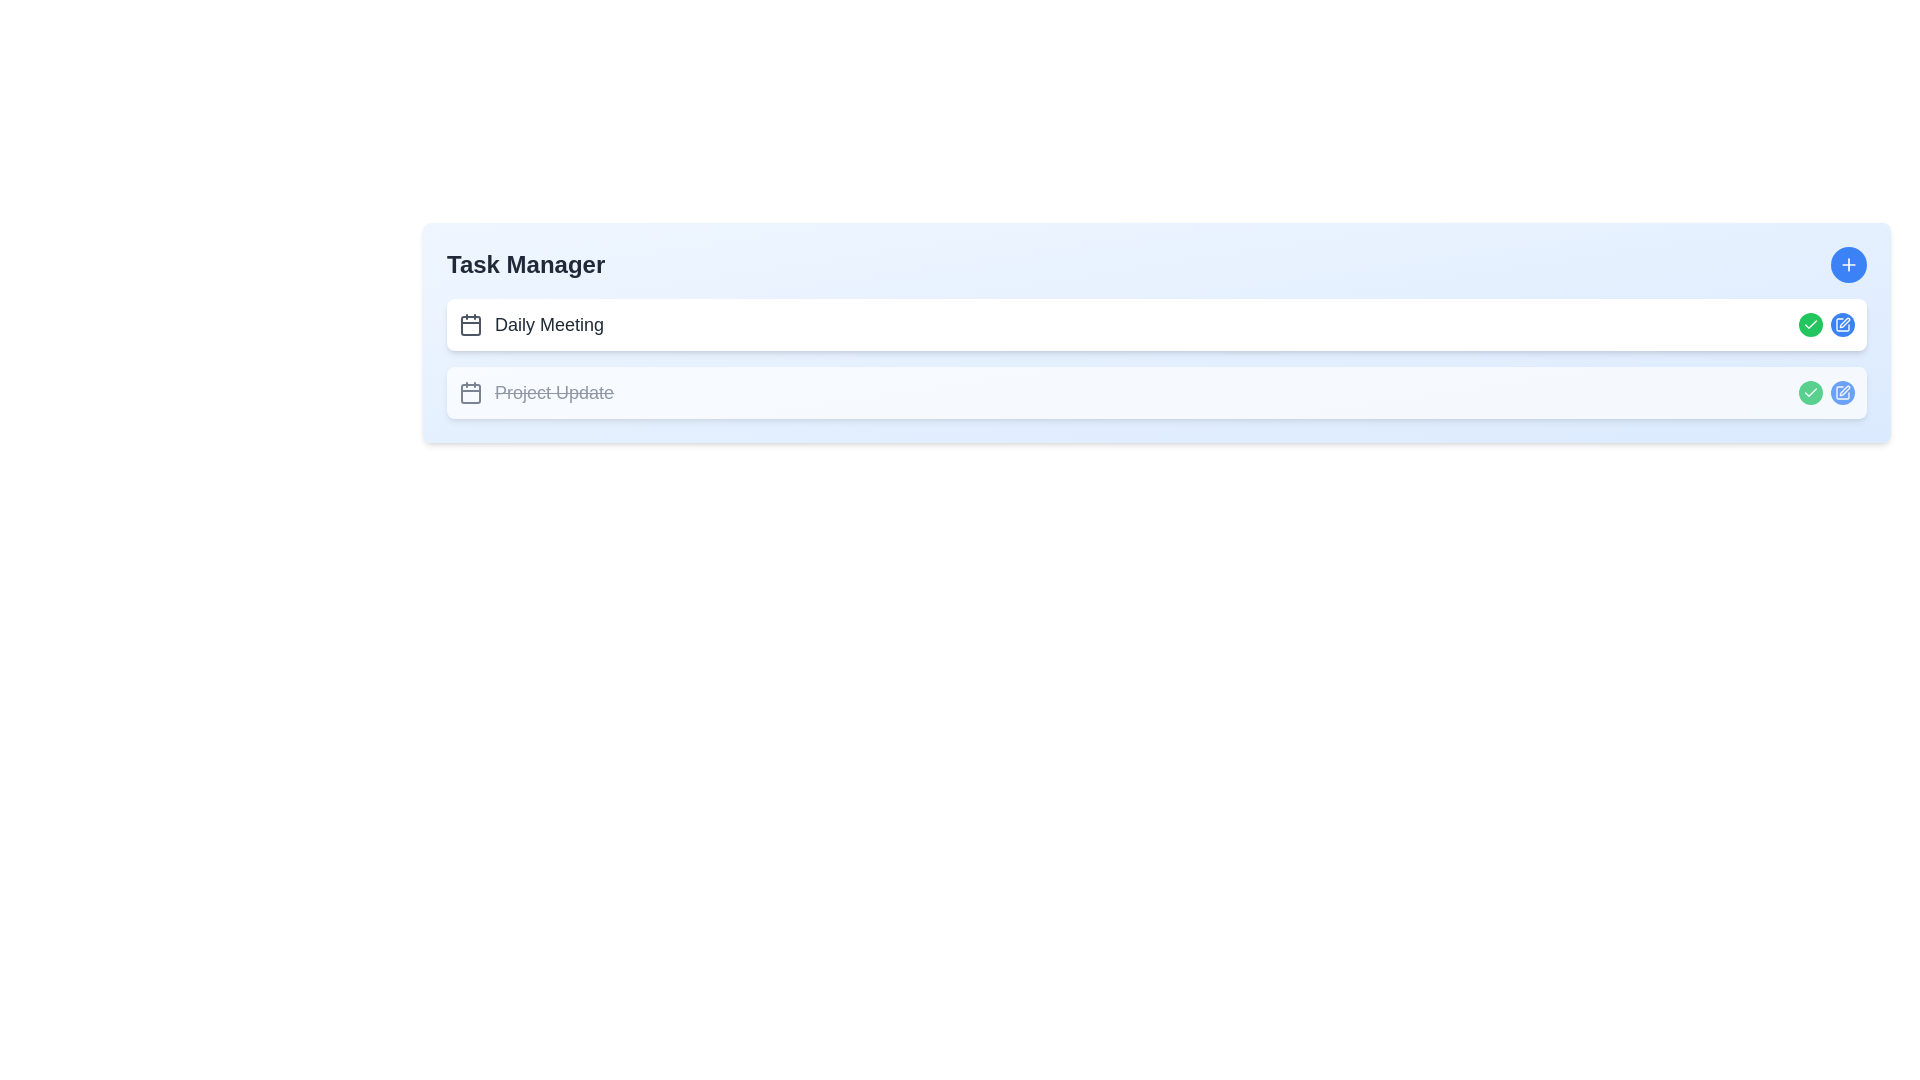  Describe the element at coordinates (1842, 323) in the screenshot. I see `the 'edit' button for the 'Daily Meeting' task` at that location.